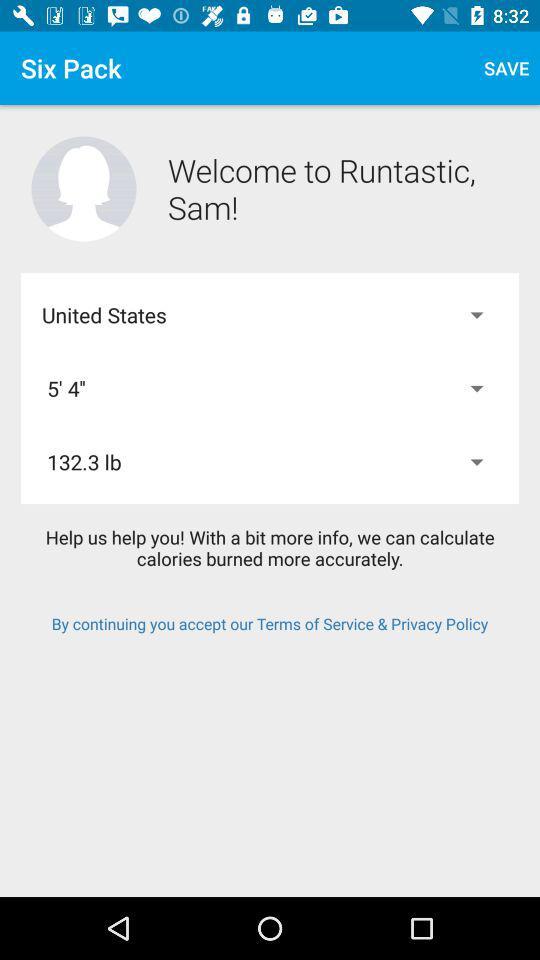  Describe the element at coordinates (270, 622) in the screenshot. I see `by continuing you icon` at that location.